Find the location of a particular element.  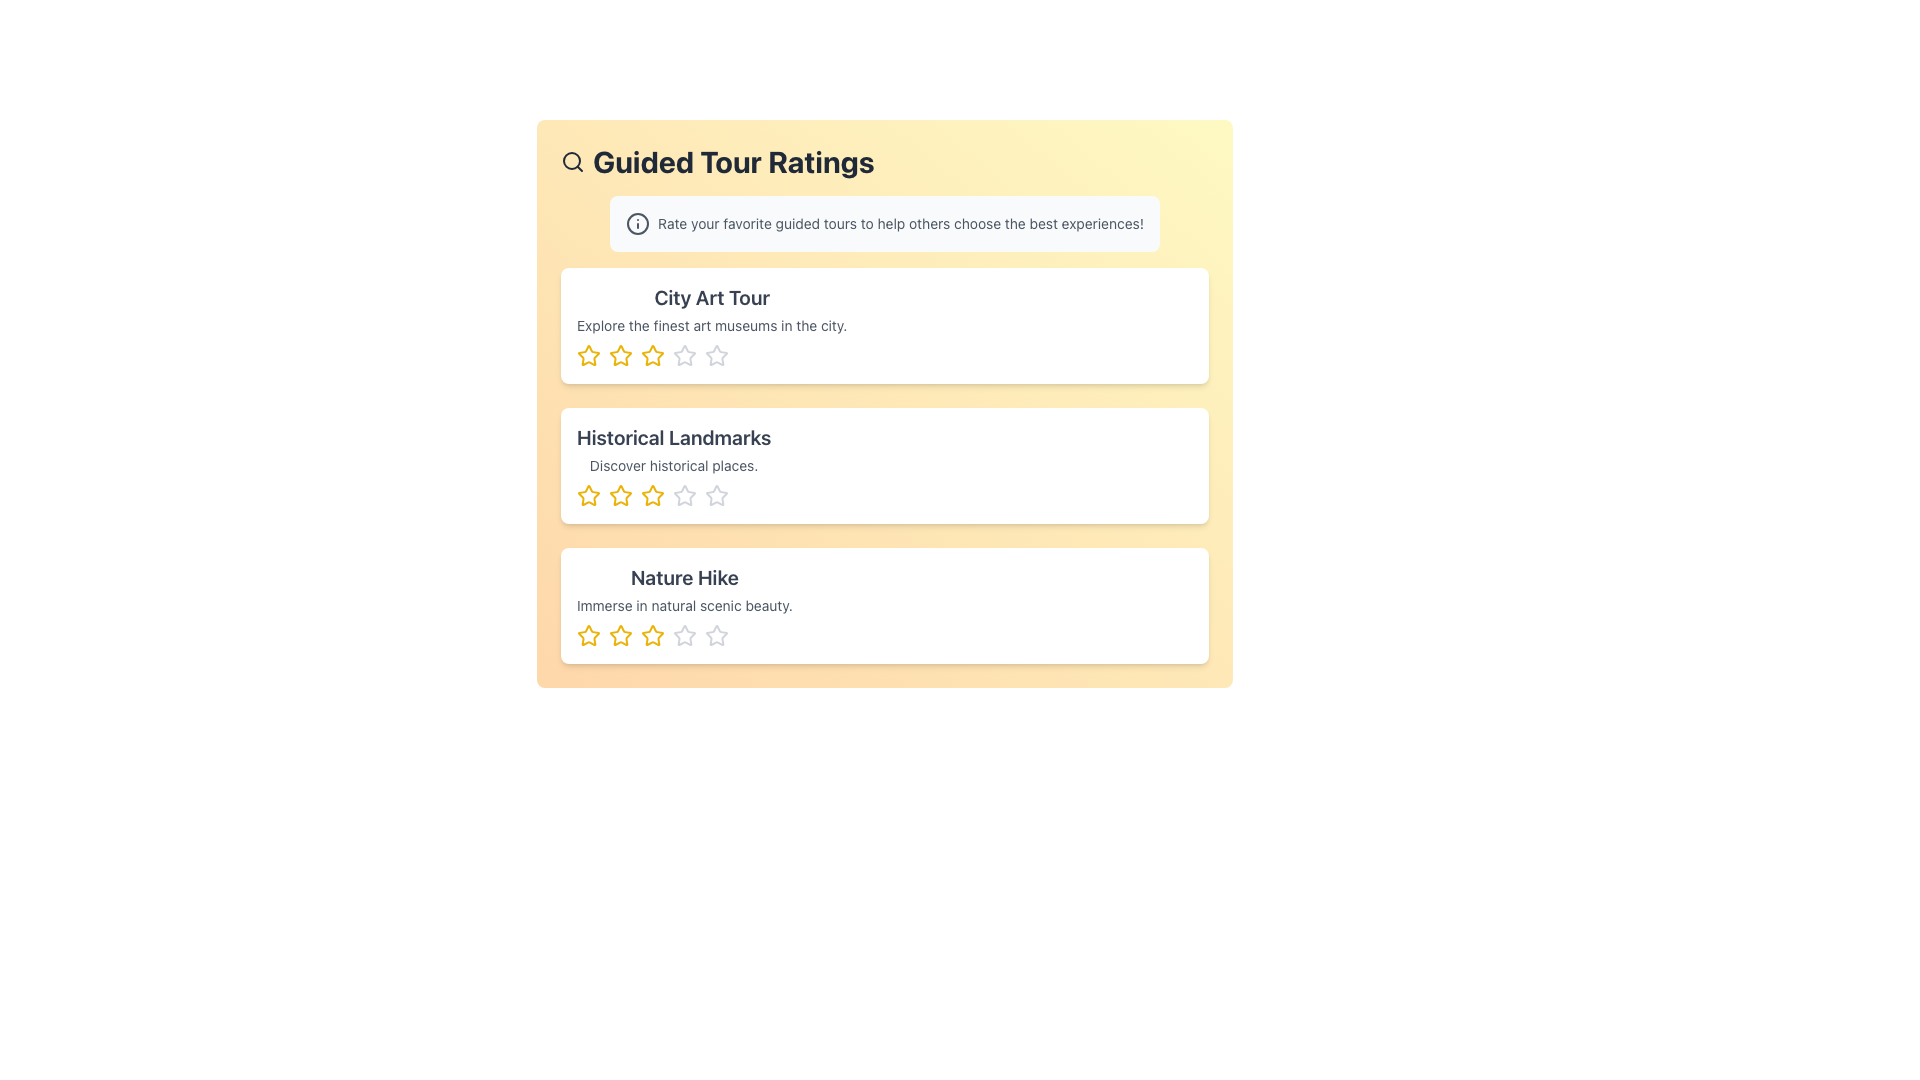

the informational module that provides information about historical landmarks and allows for rating through star icons, located between the 'City Art Tour' module and the 'Nature Hike' module is located at coordinates (883, 466).